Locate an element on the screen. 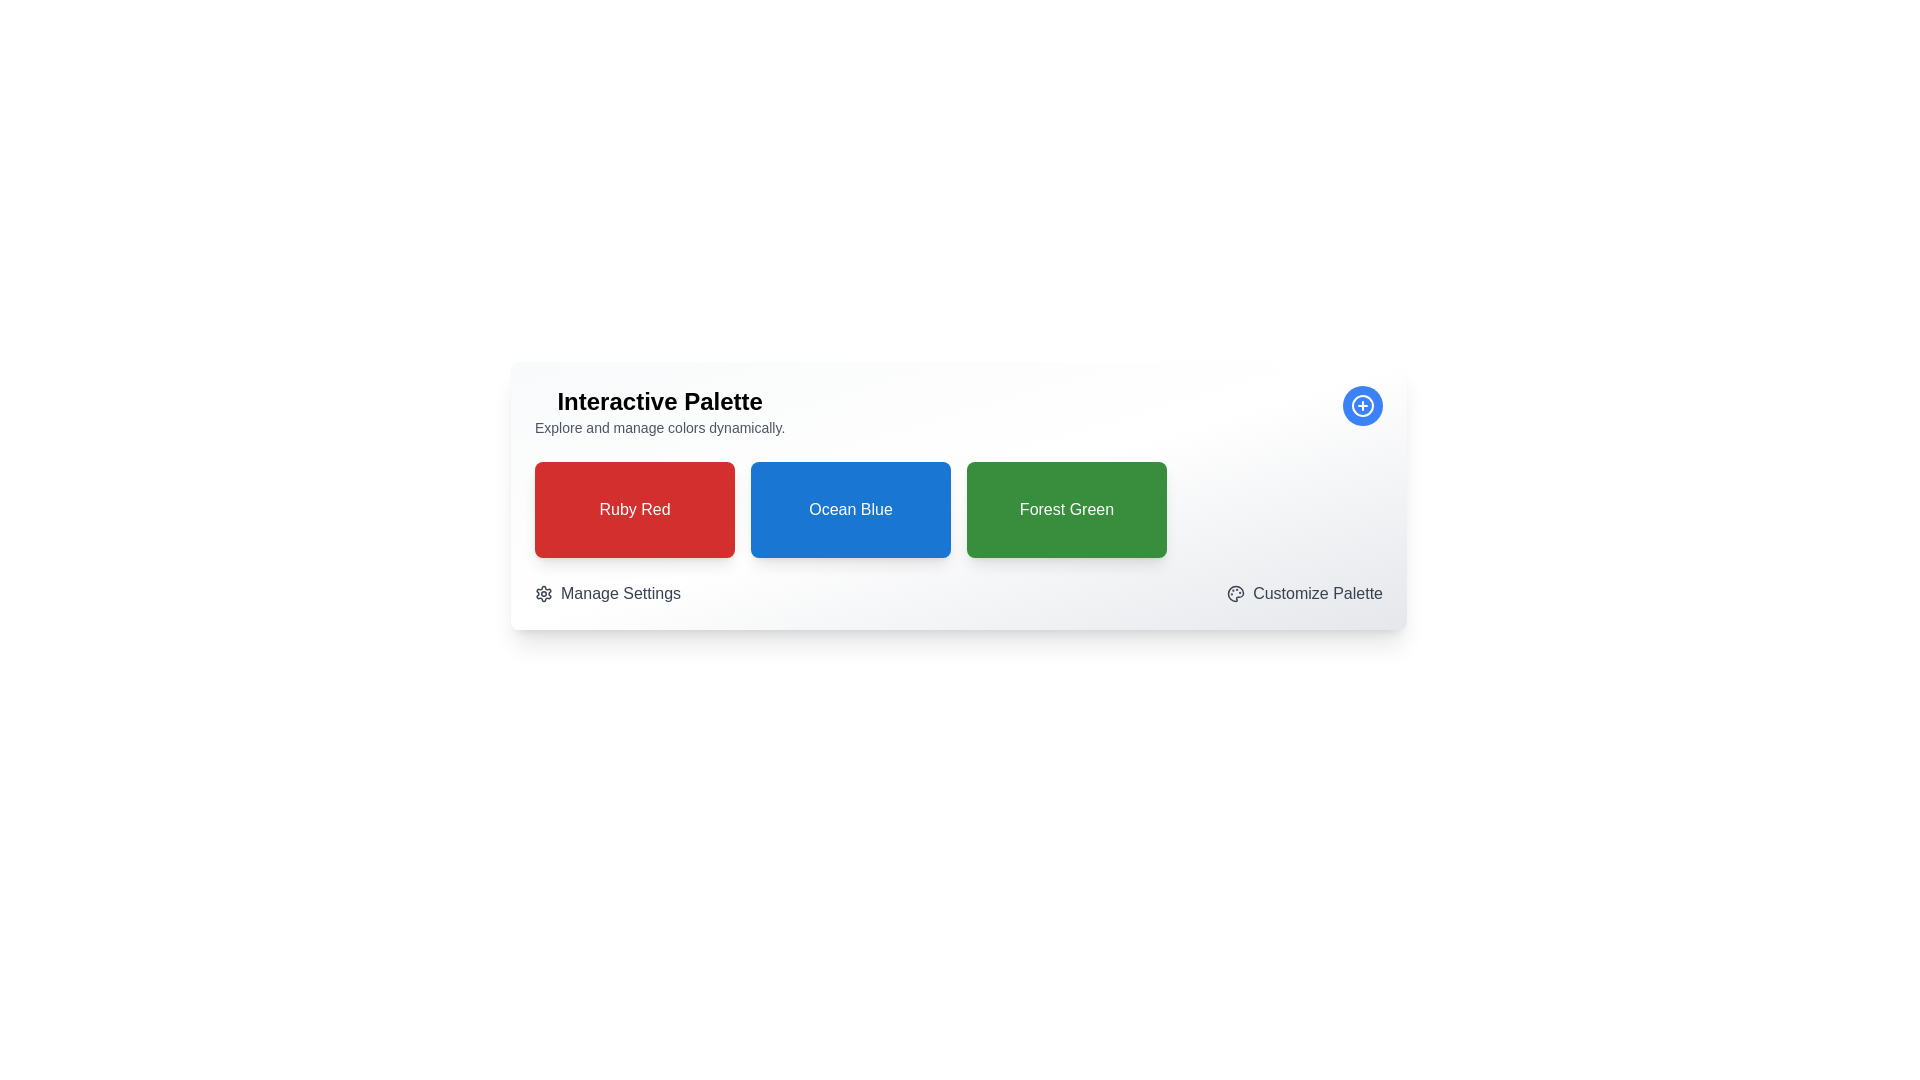 The height and width of the screenshot is (1080, 1920). the painter's palette icon located in the 'Customize Palette' section in the lower-right corner to use its visual for guidance to interact with nearby elements is located at coordinates (1235, 593).